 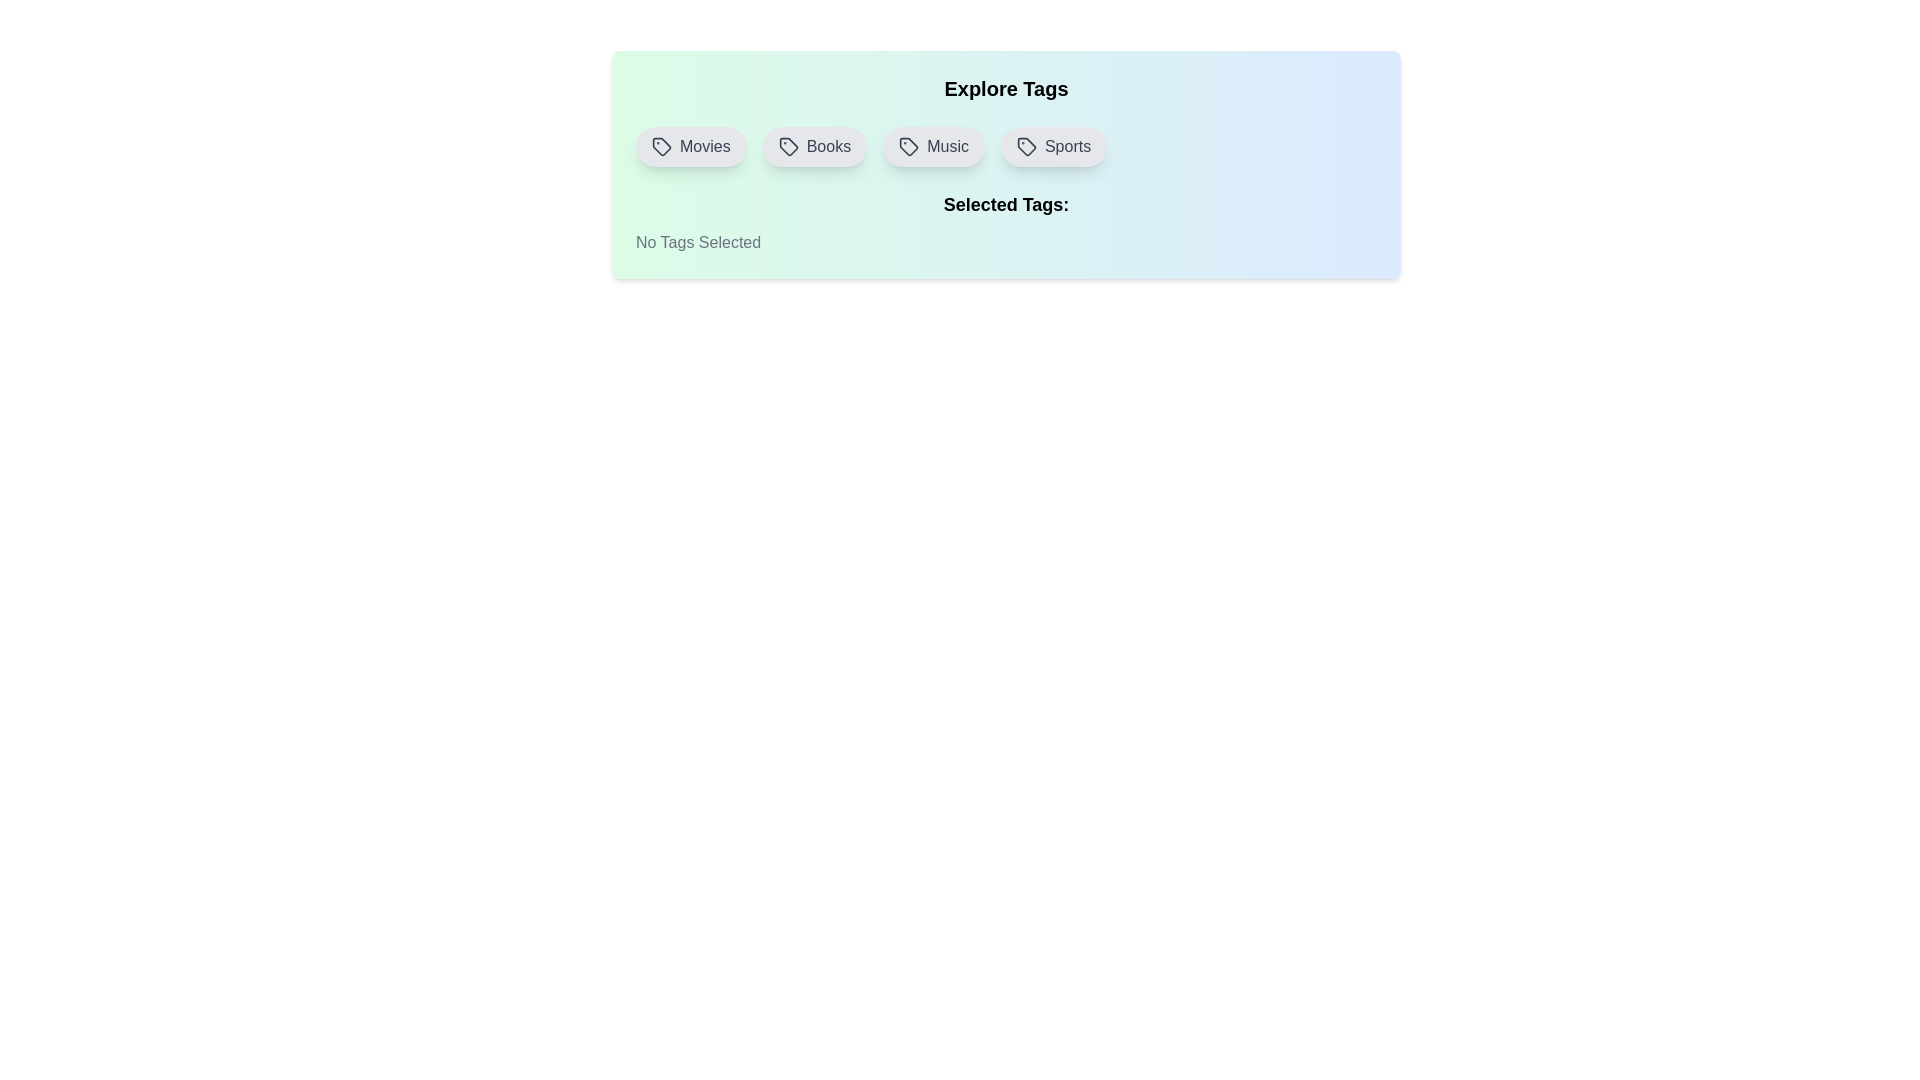 I want to click on the 'Movies' button, which is the first item in a horizontal list of categories and features a price tag icon on the left side of the label, so click(x=691, y=145).